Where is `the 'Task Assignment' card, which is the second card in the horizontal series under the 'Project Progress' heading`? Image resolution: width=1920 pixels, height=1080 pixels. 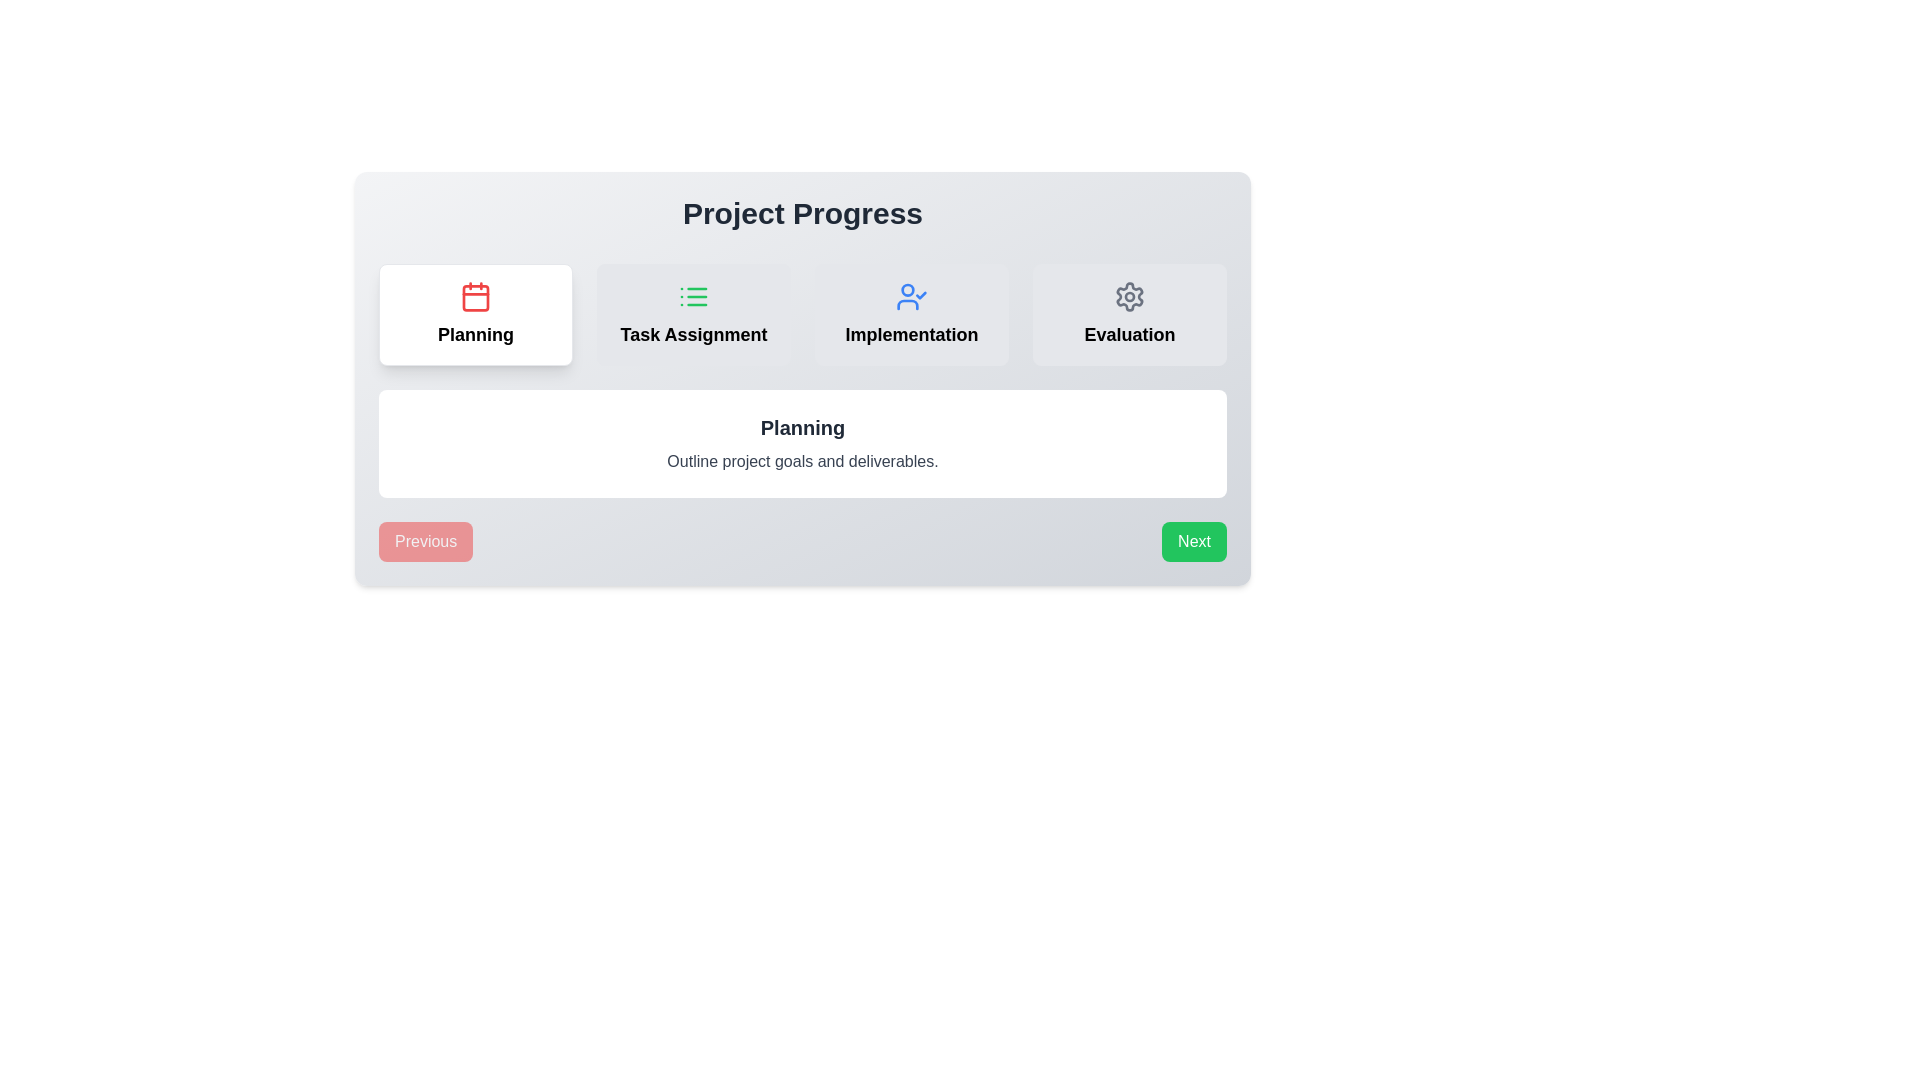 the 'Task Assignment' card, which is the second card in the horizontal series under the 'Project Progress' heading is located at coordinates (694, 315).